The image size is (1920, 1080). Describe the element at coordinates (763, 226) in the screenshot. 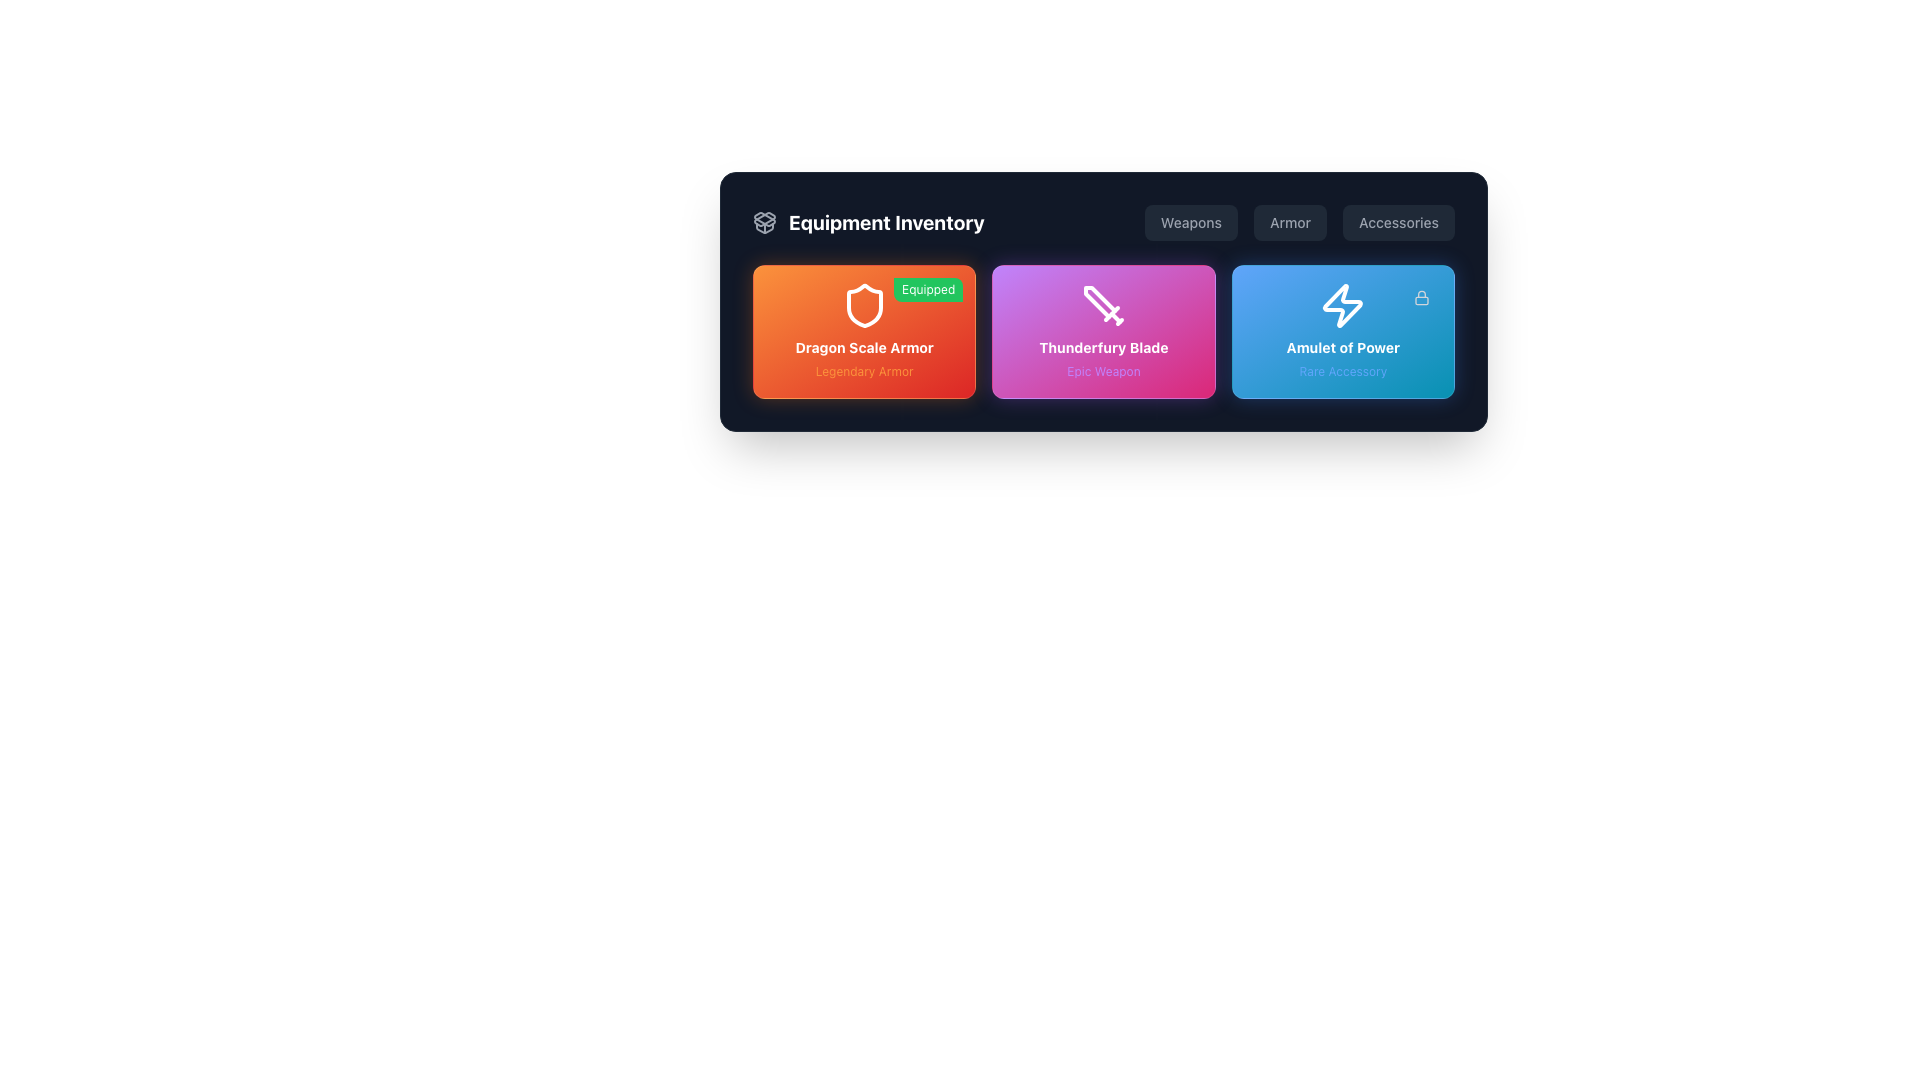

I see `the graphic/SVG element located in the top-left corner of the interface, directly preceding the 'Equipment Inventory' heading` at that location.